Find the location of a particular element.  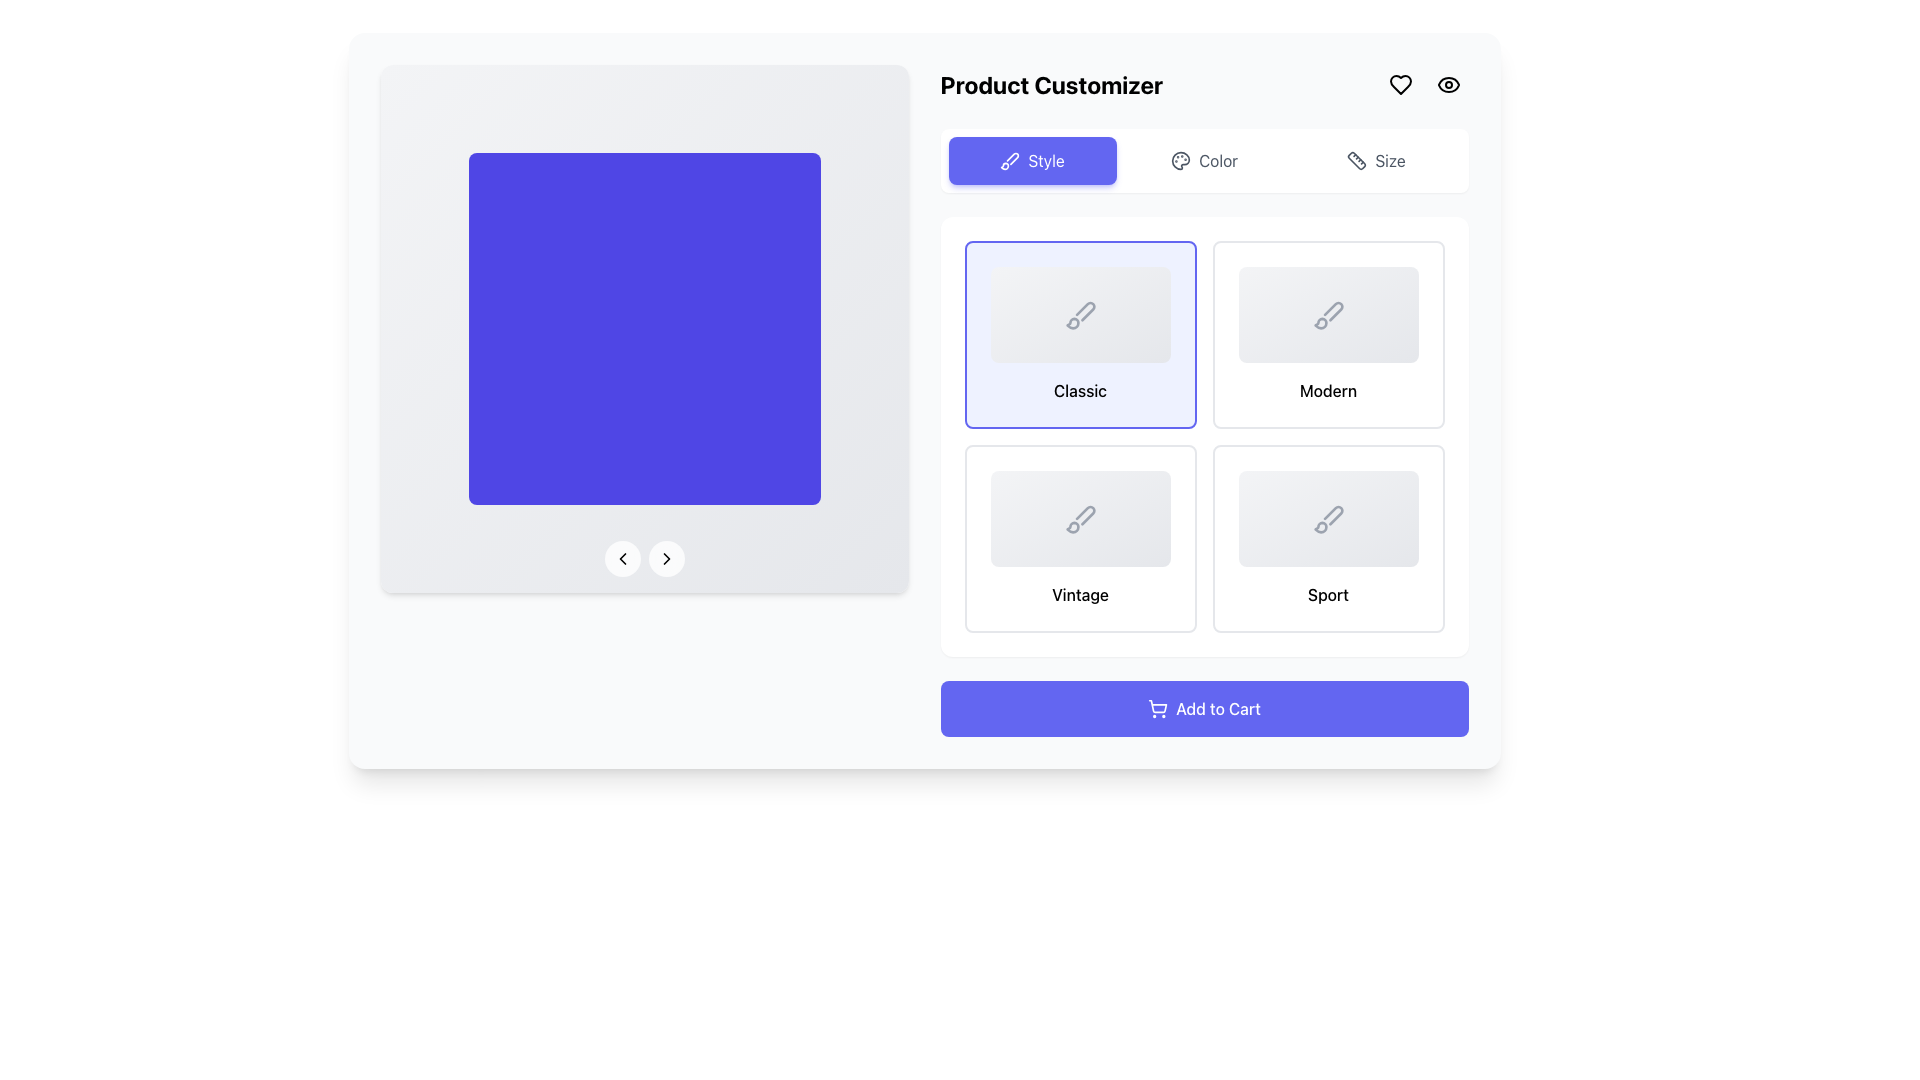

the circular button with a translucent white background and a leftward arrow icon is located at coordinates (621, 559).